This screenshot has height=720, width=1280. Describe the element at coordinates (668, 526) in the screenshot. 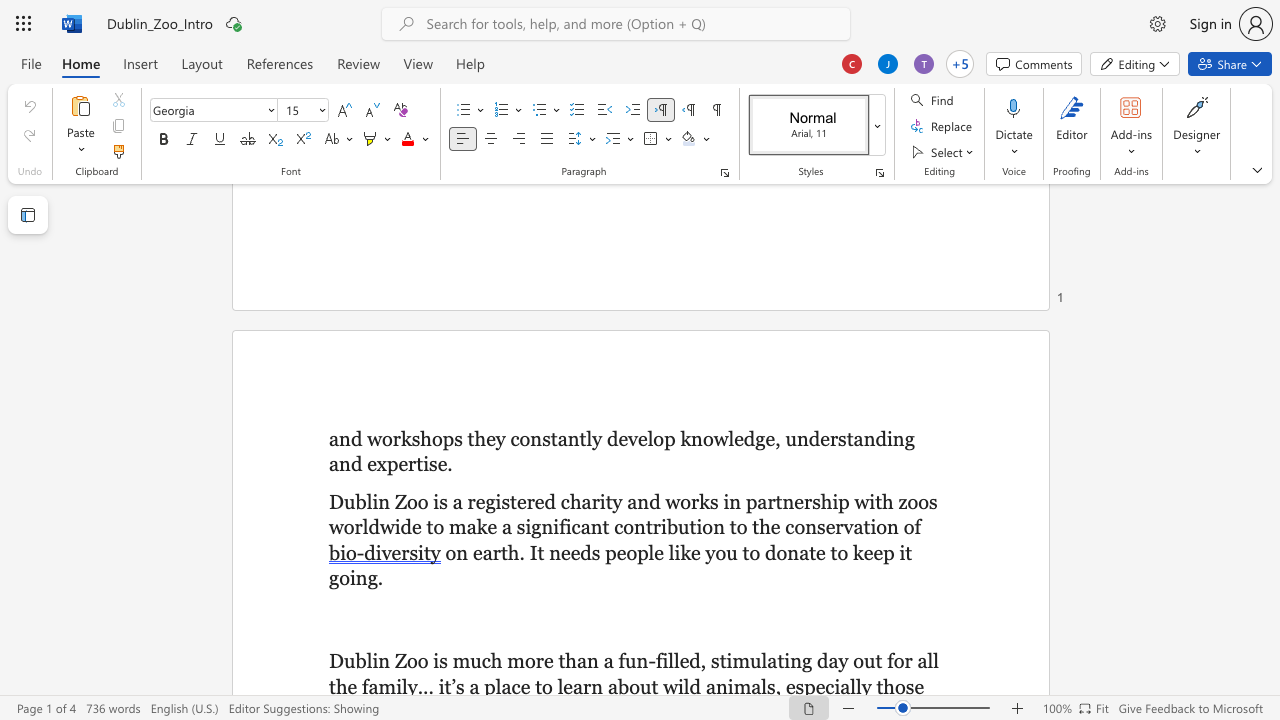

I see `the space between the continuous character "i" and "b" in the text` at that location.